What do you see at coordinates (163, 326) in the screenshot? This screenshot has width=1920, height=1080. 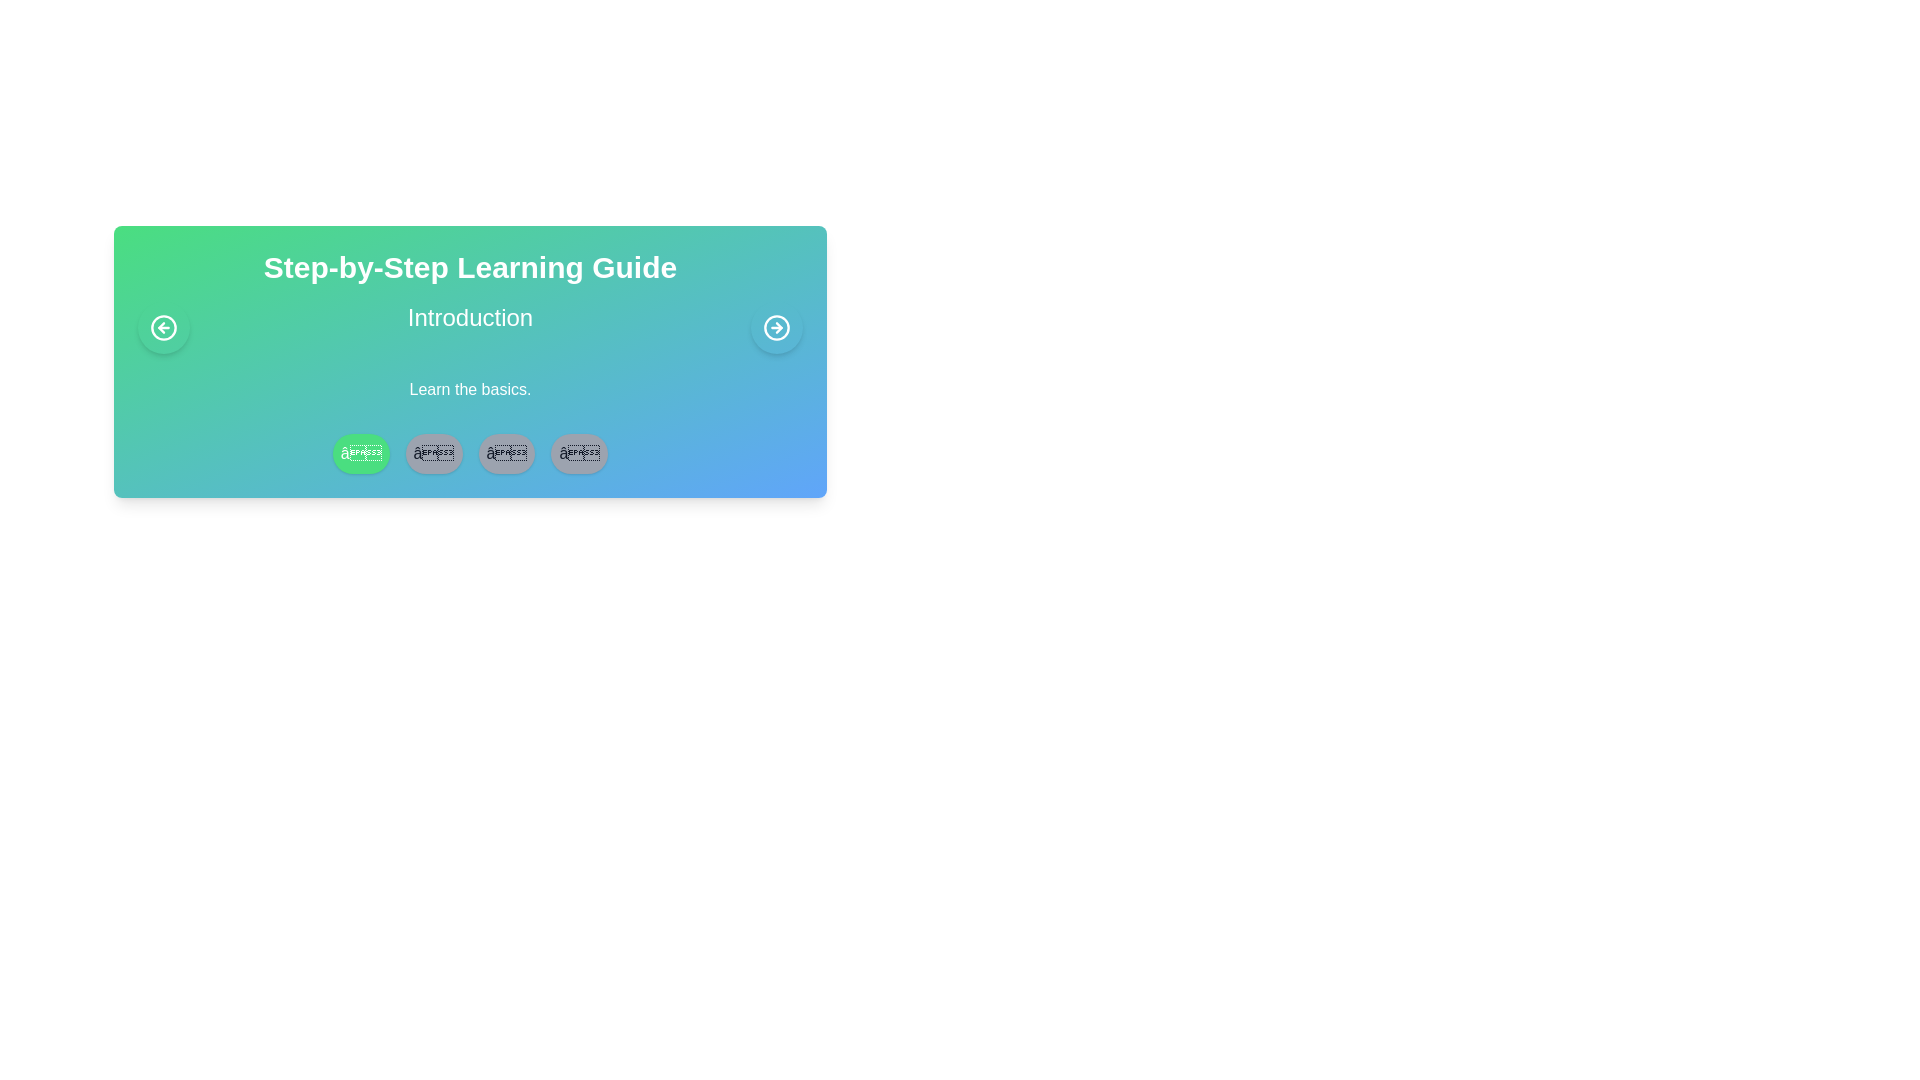 I see `the leftward arrow button located on the left side of the panel, adjacent to the text 'Introduction'` at bounding box center [163, 326].